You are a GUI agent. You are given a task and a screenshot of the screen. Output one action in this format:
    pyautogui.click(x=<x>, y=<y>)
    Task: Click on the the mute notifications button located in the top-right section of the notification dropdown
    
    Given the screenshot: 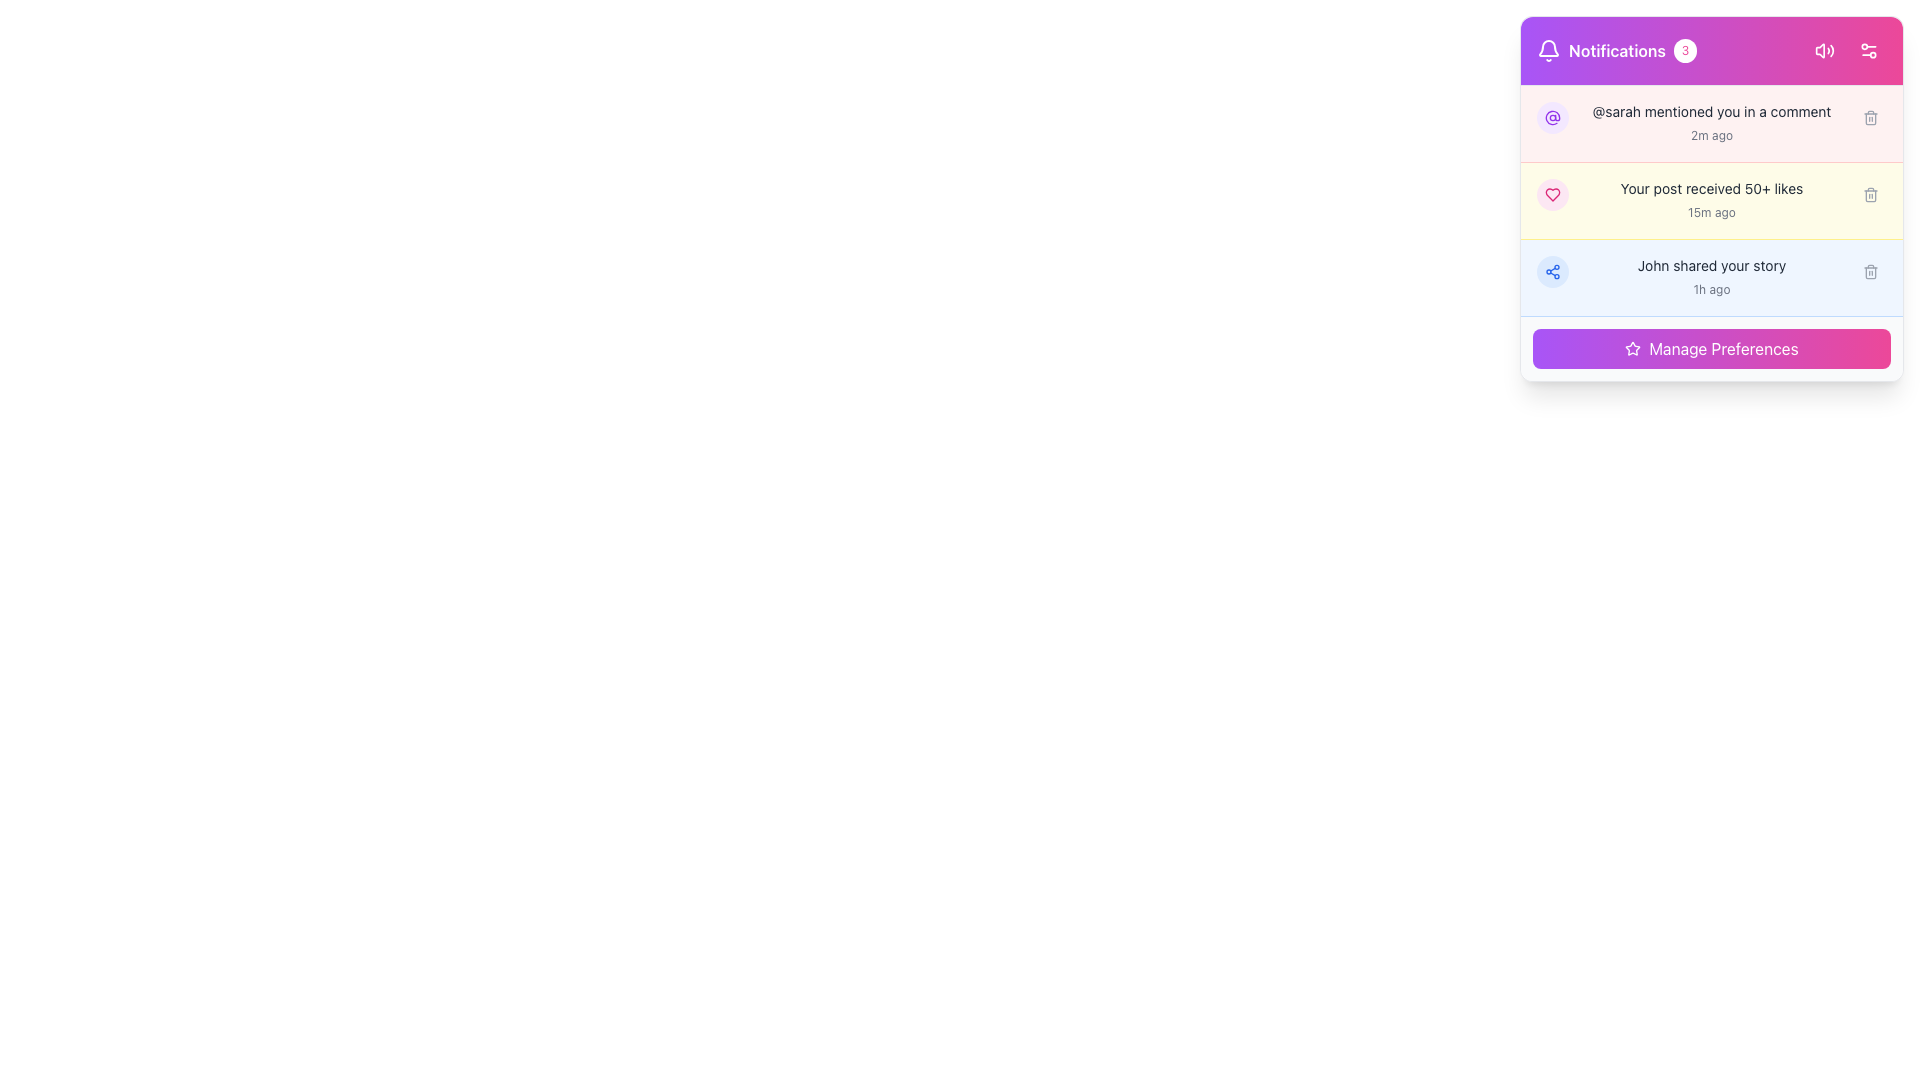 What is the action you would take?
    pyautogui.click(x=1824, y=49)
    